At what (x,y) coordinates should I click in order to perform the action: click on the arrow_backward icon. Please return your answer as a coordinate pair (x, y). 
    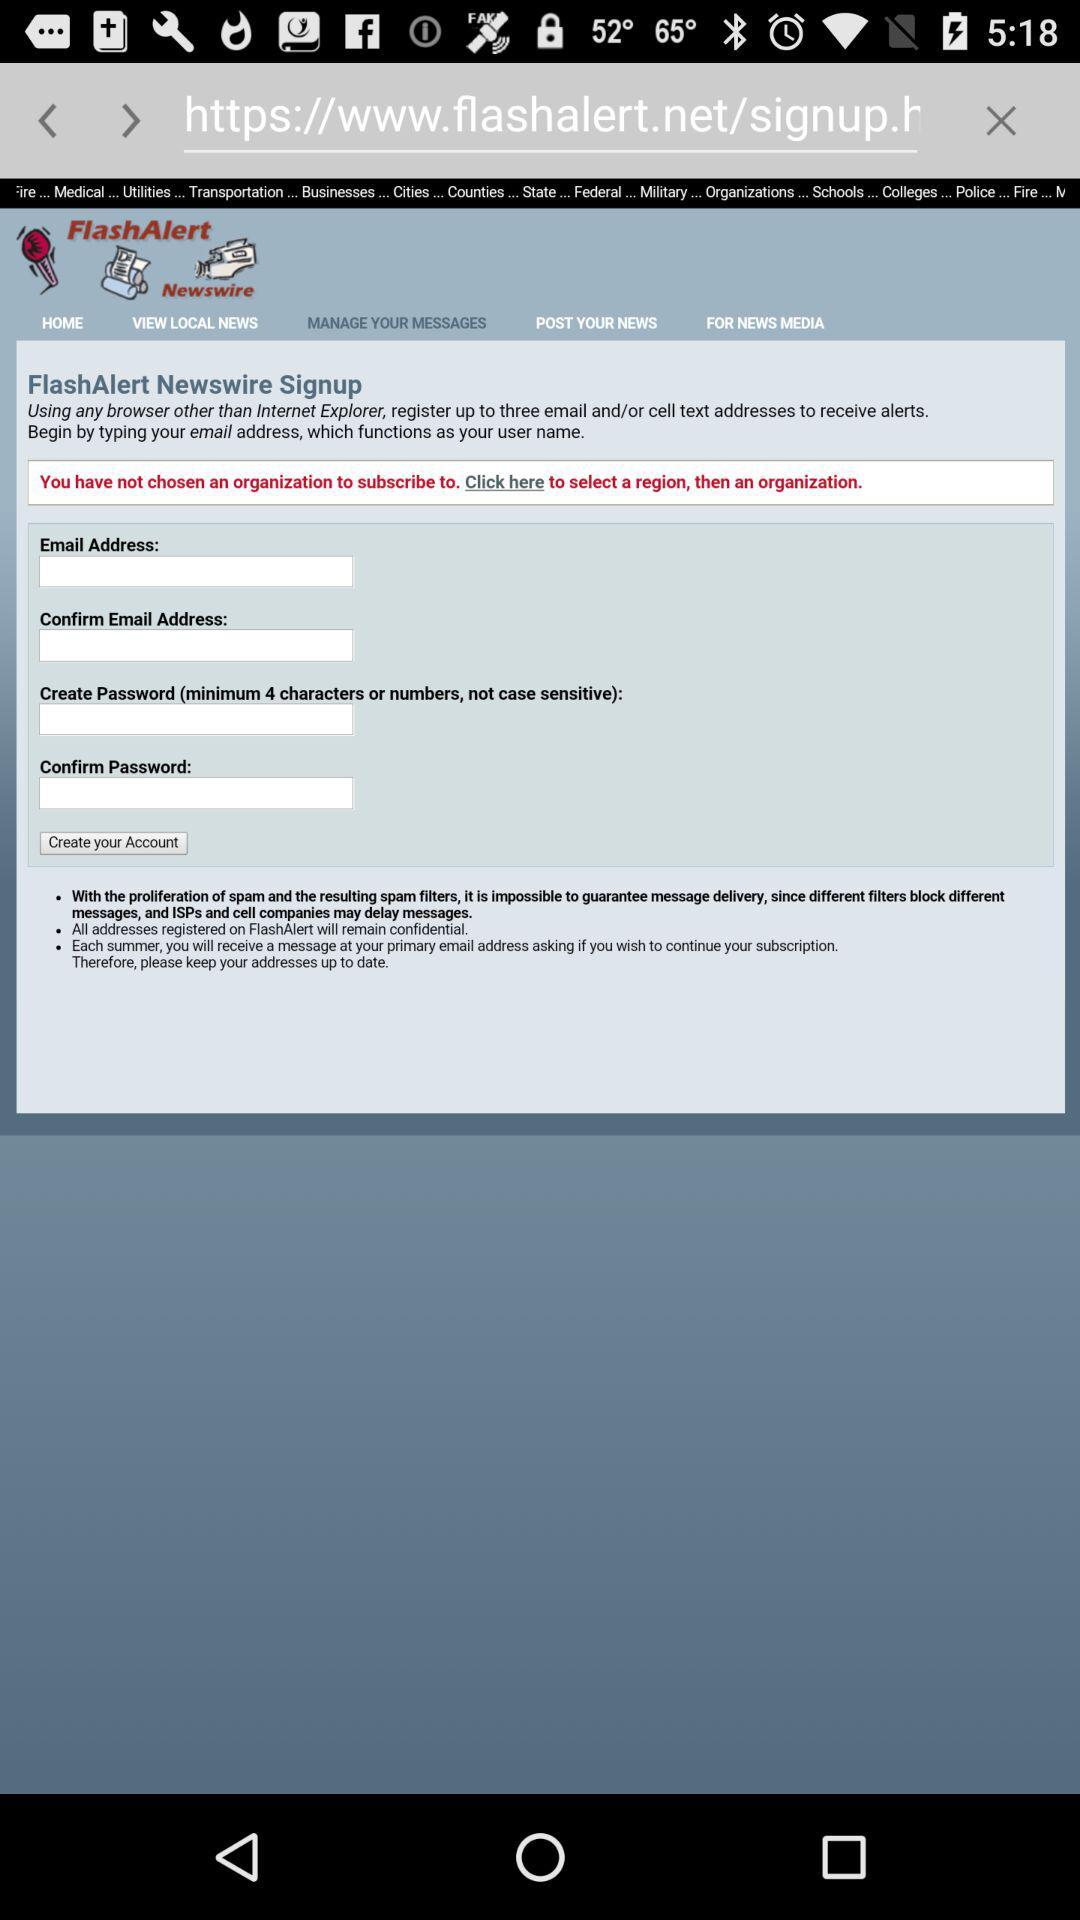
    Looking at the image, I should click on (46, 128).